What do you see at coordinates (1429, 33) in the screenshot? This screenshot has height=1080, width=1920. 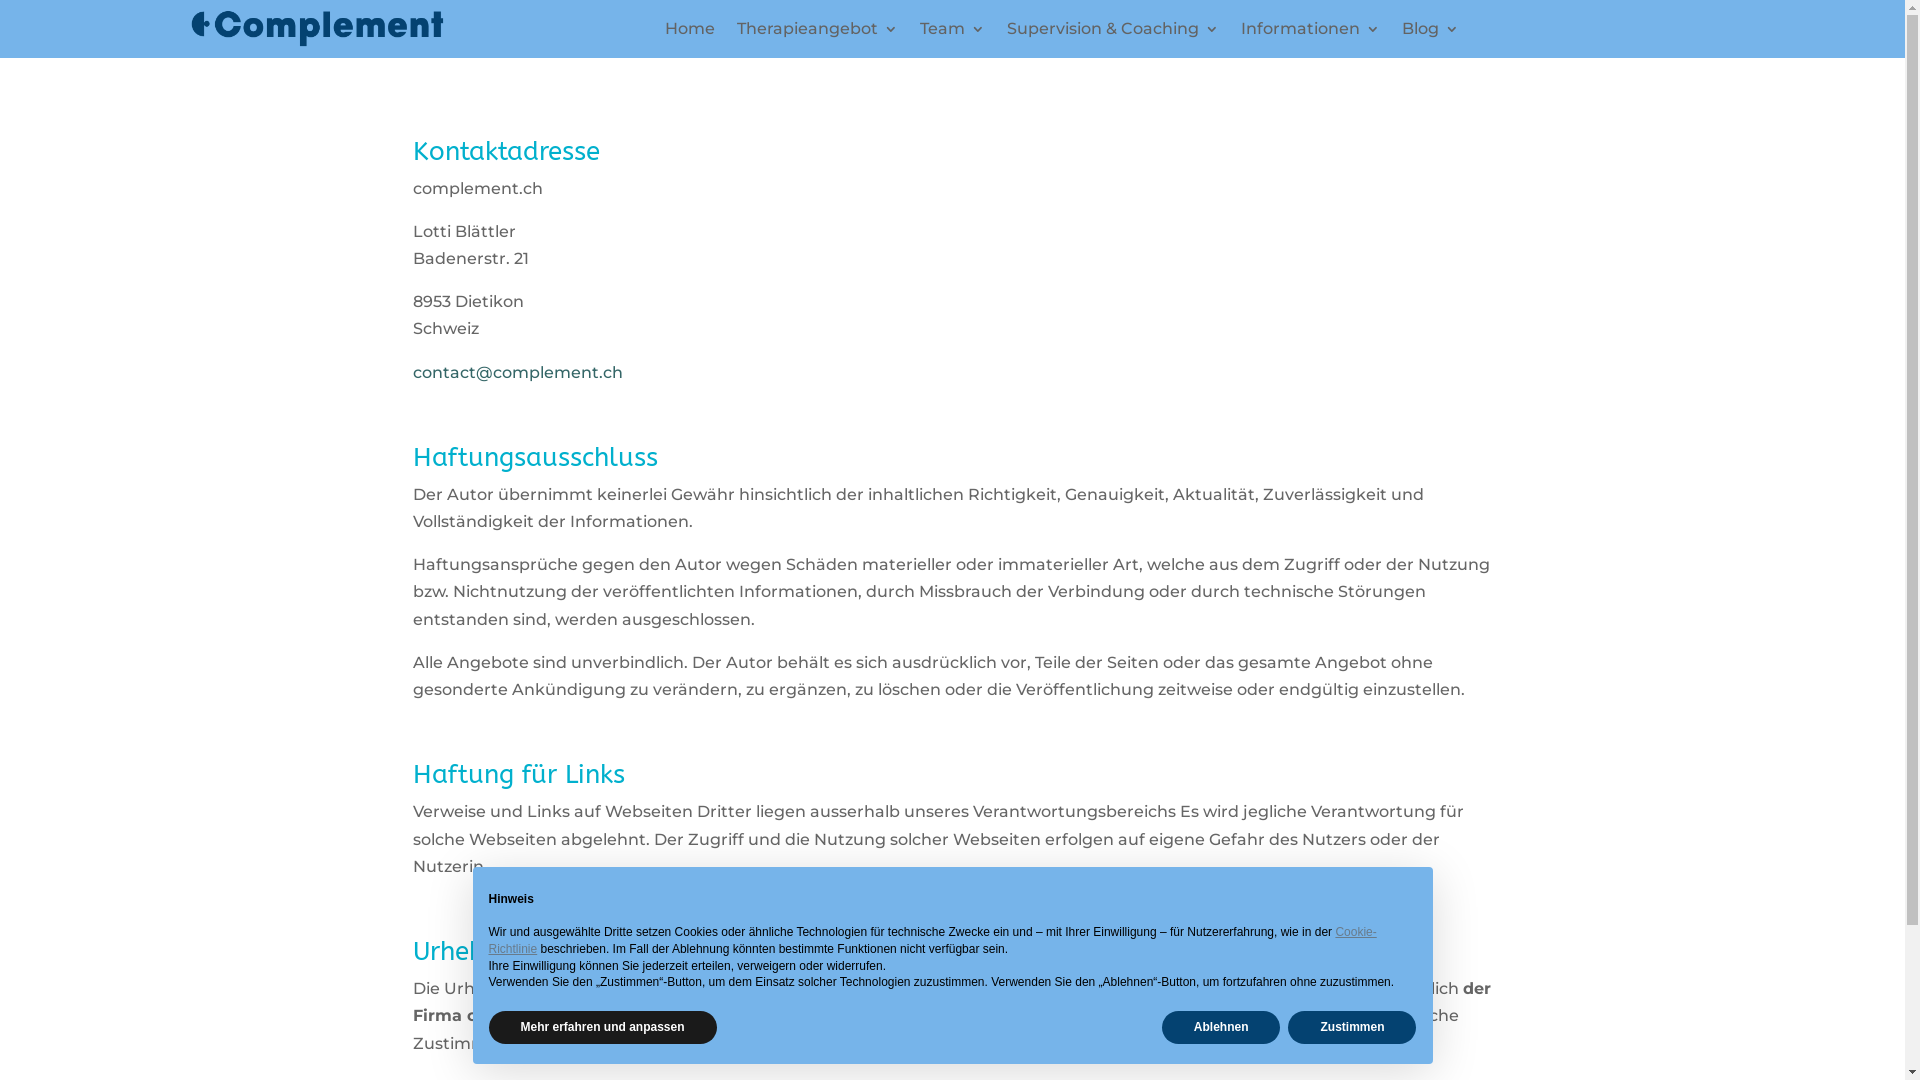 I see `'Blog'` at bounding box center [1429, 33].